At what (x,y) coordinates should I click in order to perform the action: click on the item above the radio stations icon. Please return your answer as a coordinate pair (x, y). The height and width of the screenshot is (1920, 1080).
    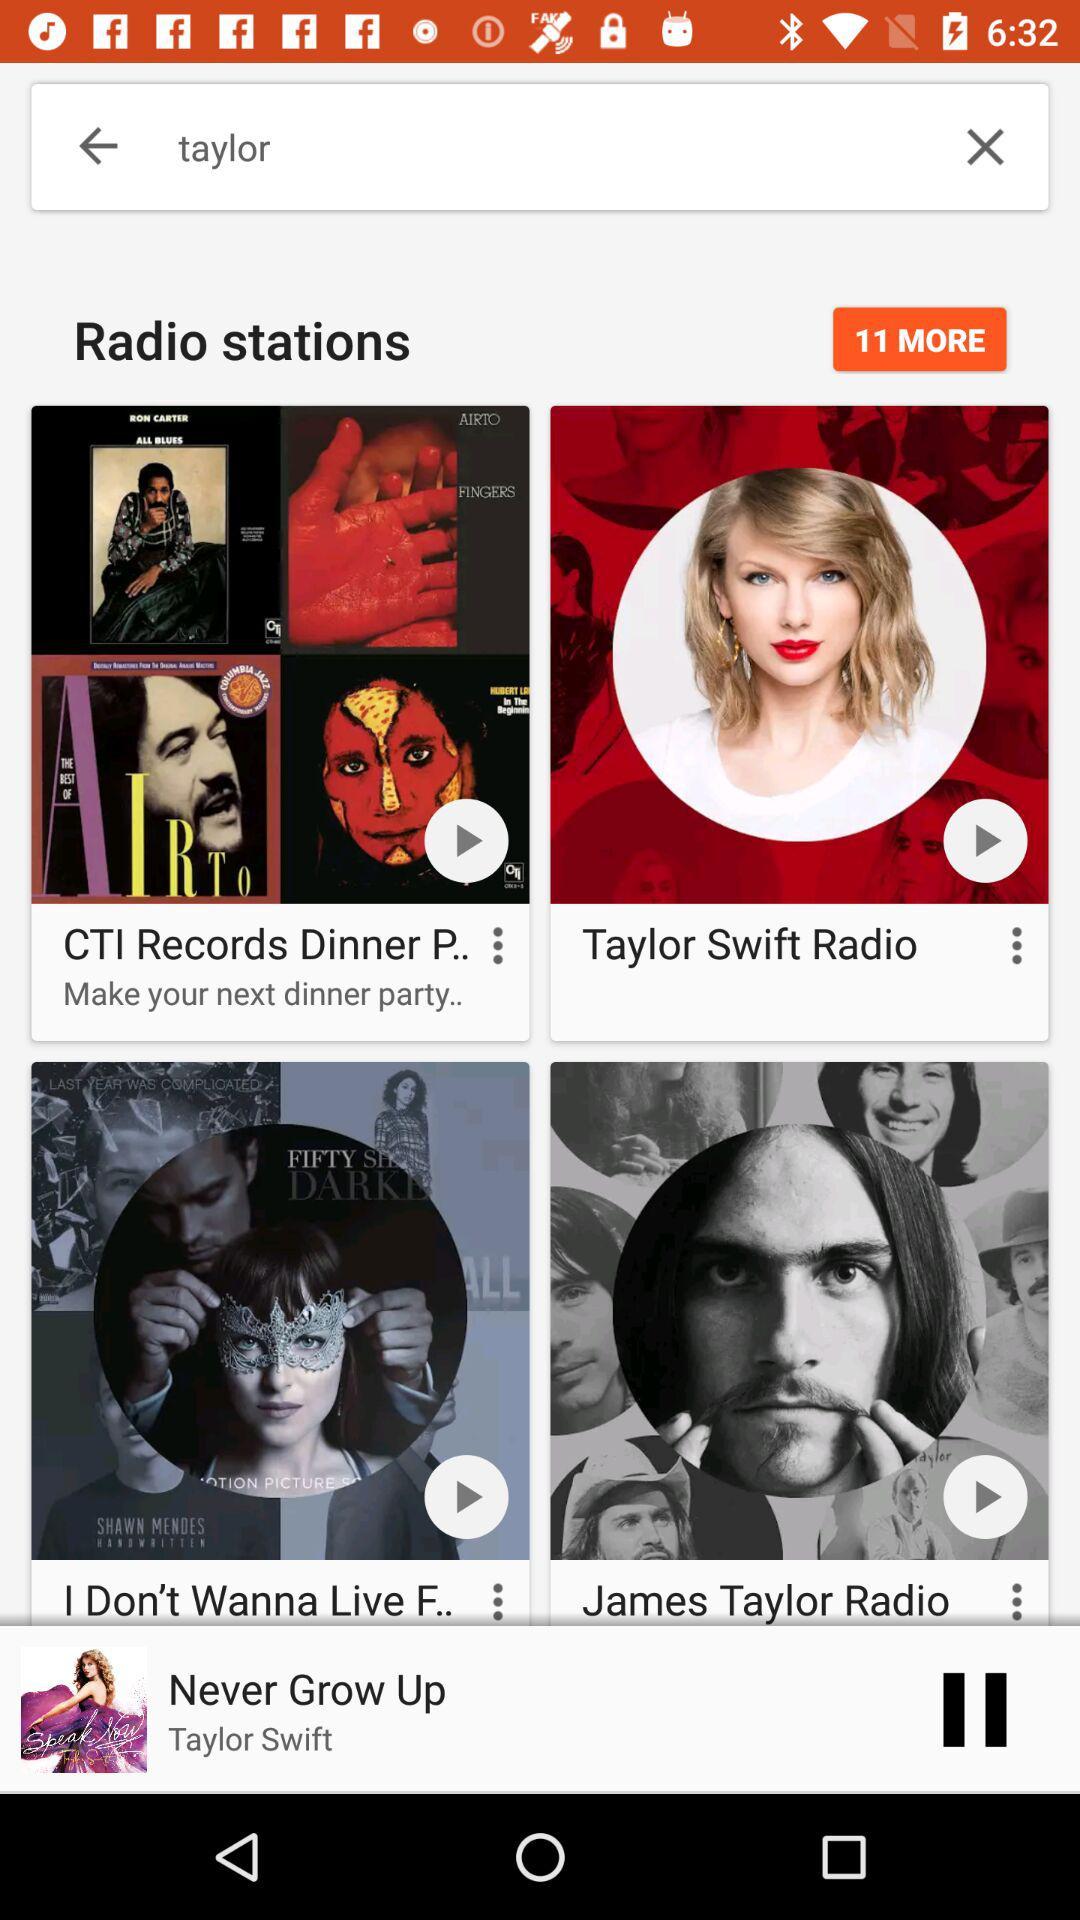
    Looking at the image, I should click on (83, 146).